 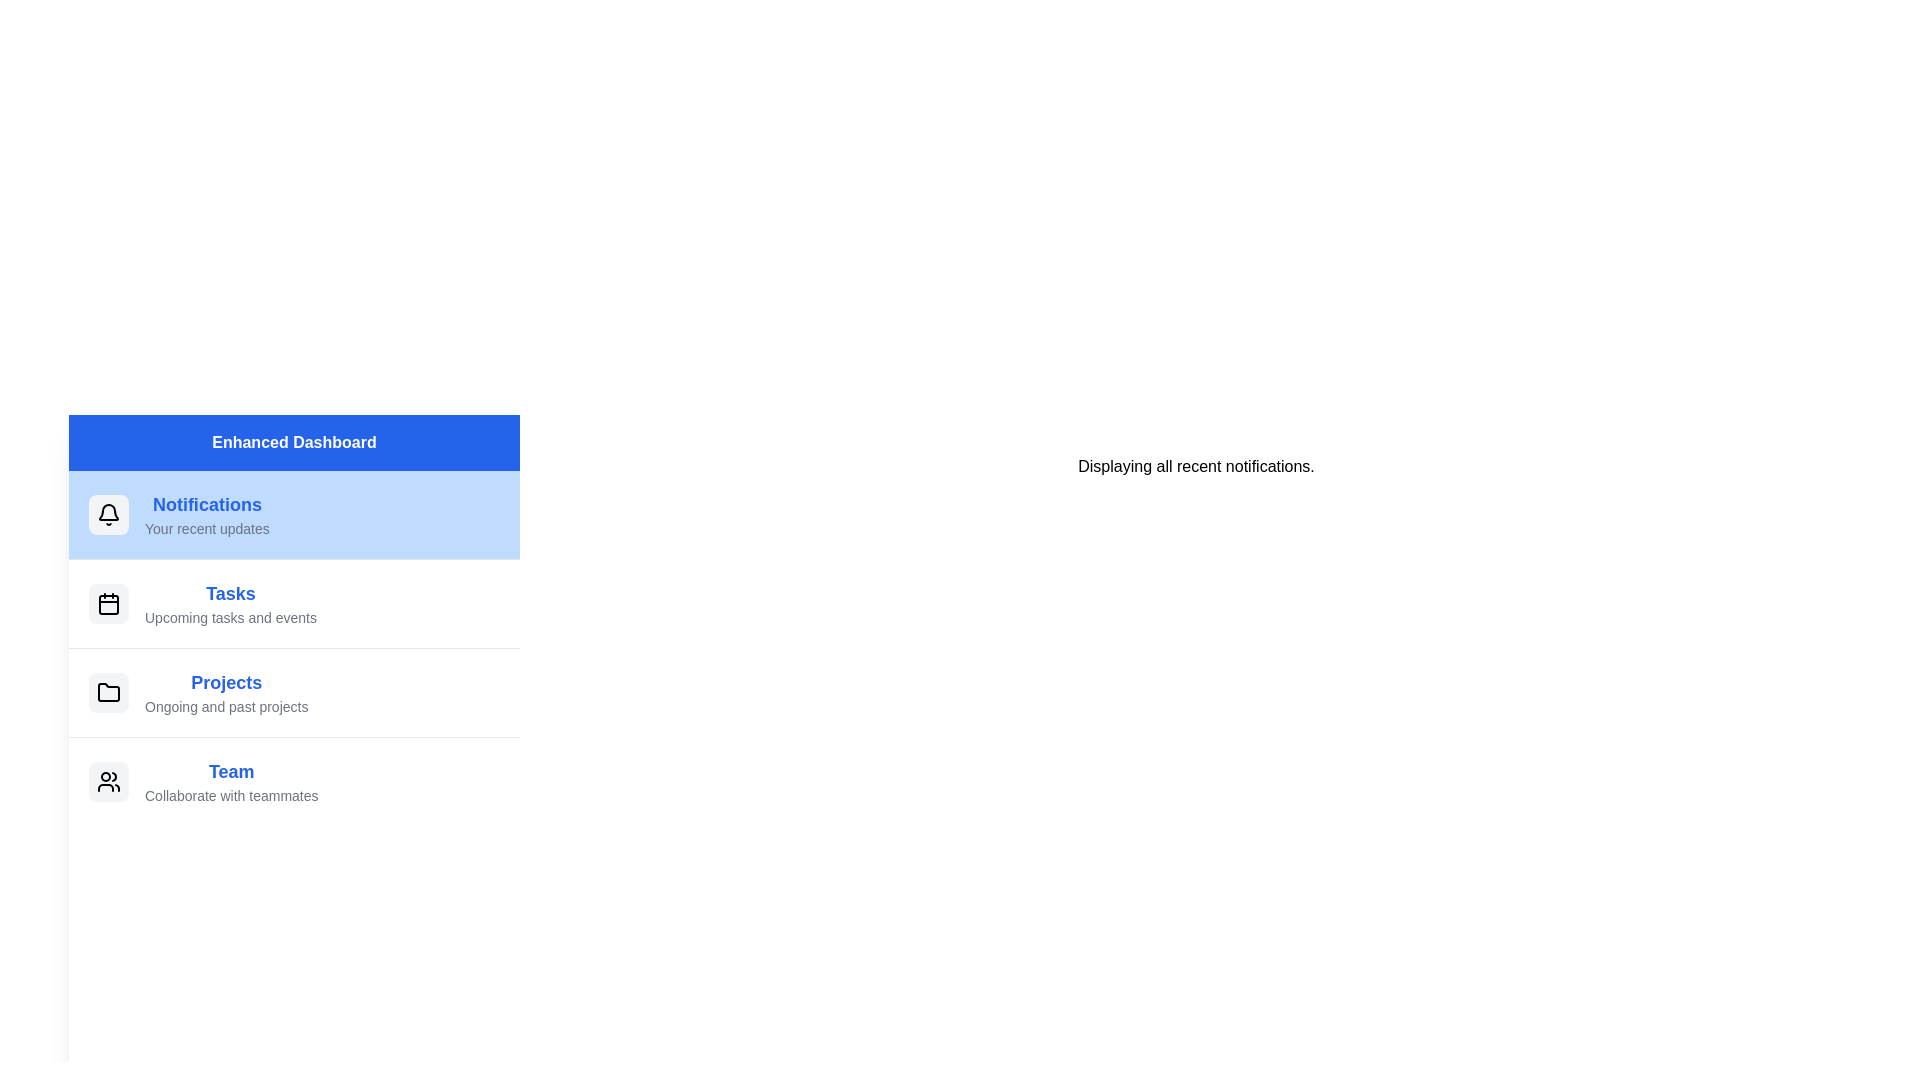 What do you see at coordinates (293, 602) in the screenshot?
I see `the menu item labeled Tasks to observe its hover effect` at bounding box center [293, 602].